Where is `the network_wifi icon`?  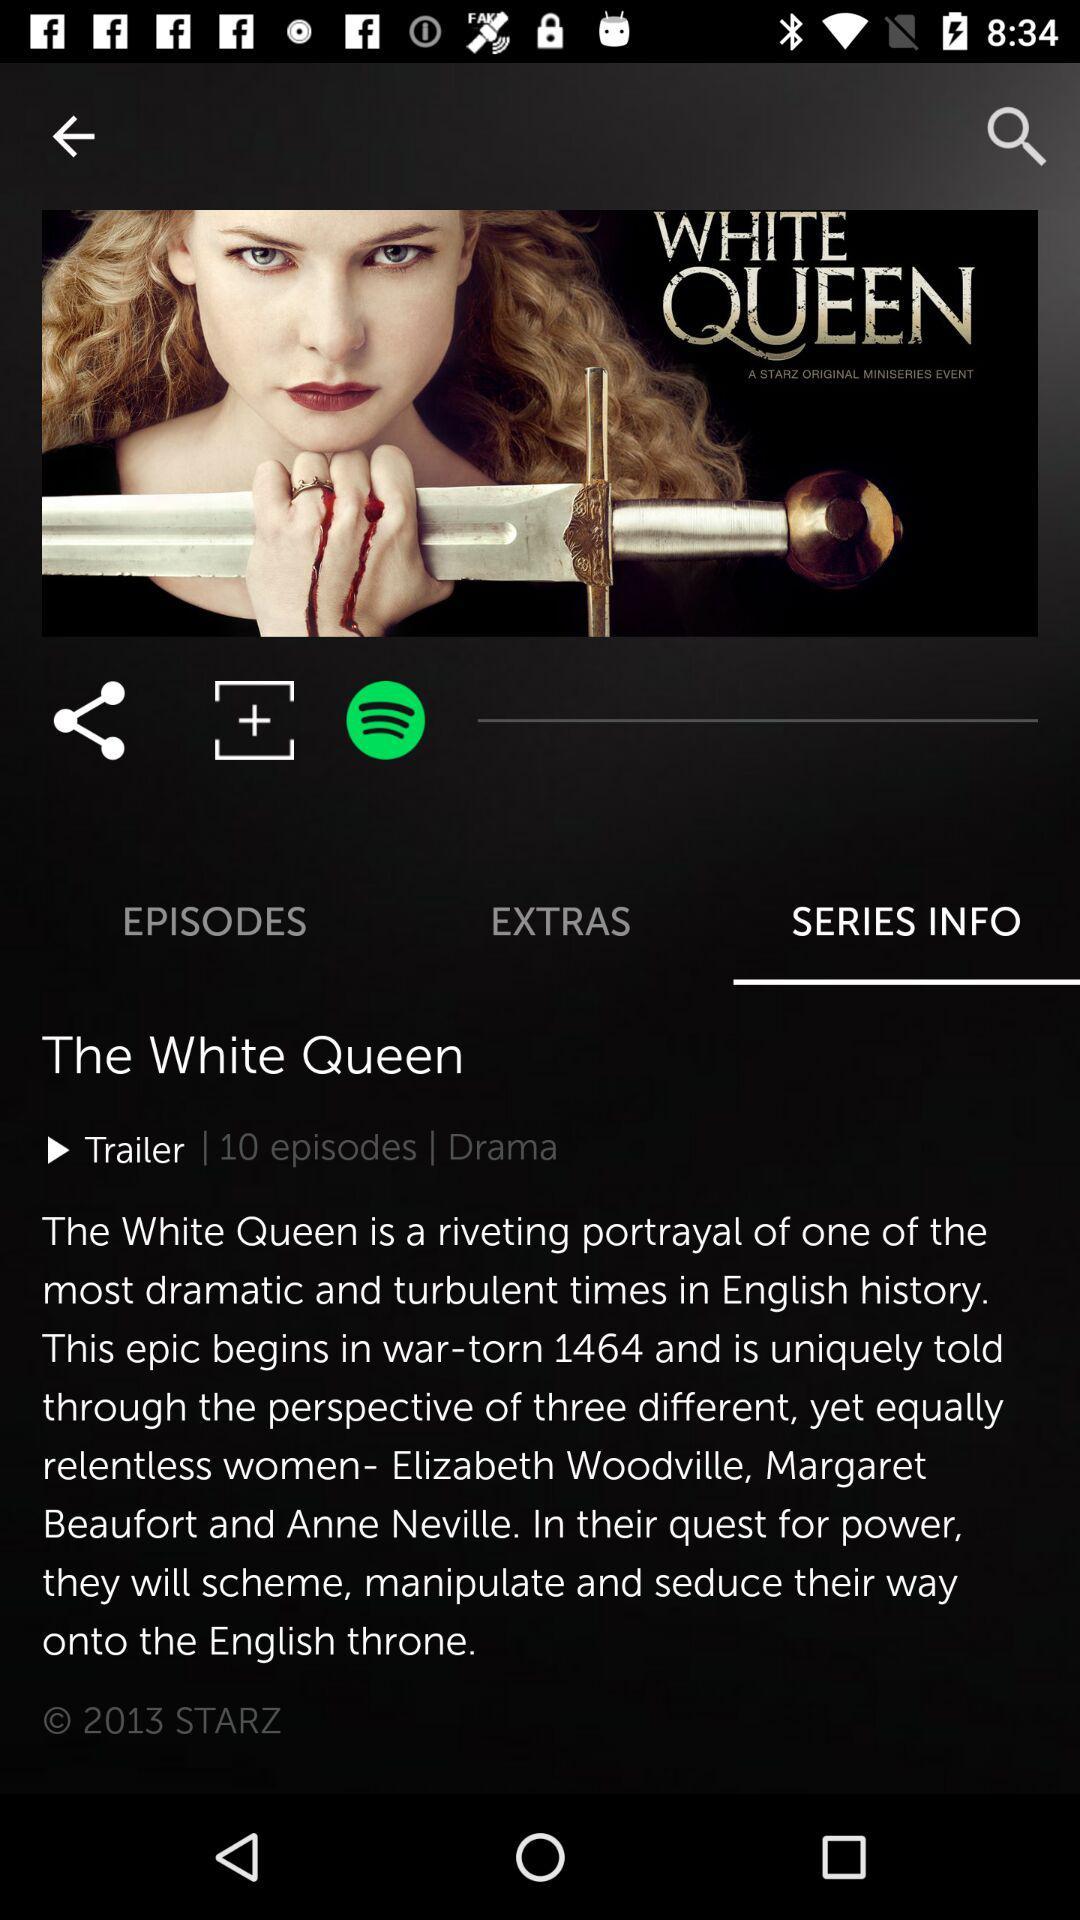
the network_wifi icon is located at coordinates (385, 720).